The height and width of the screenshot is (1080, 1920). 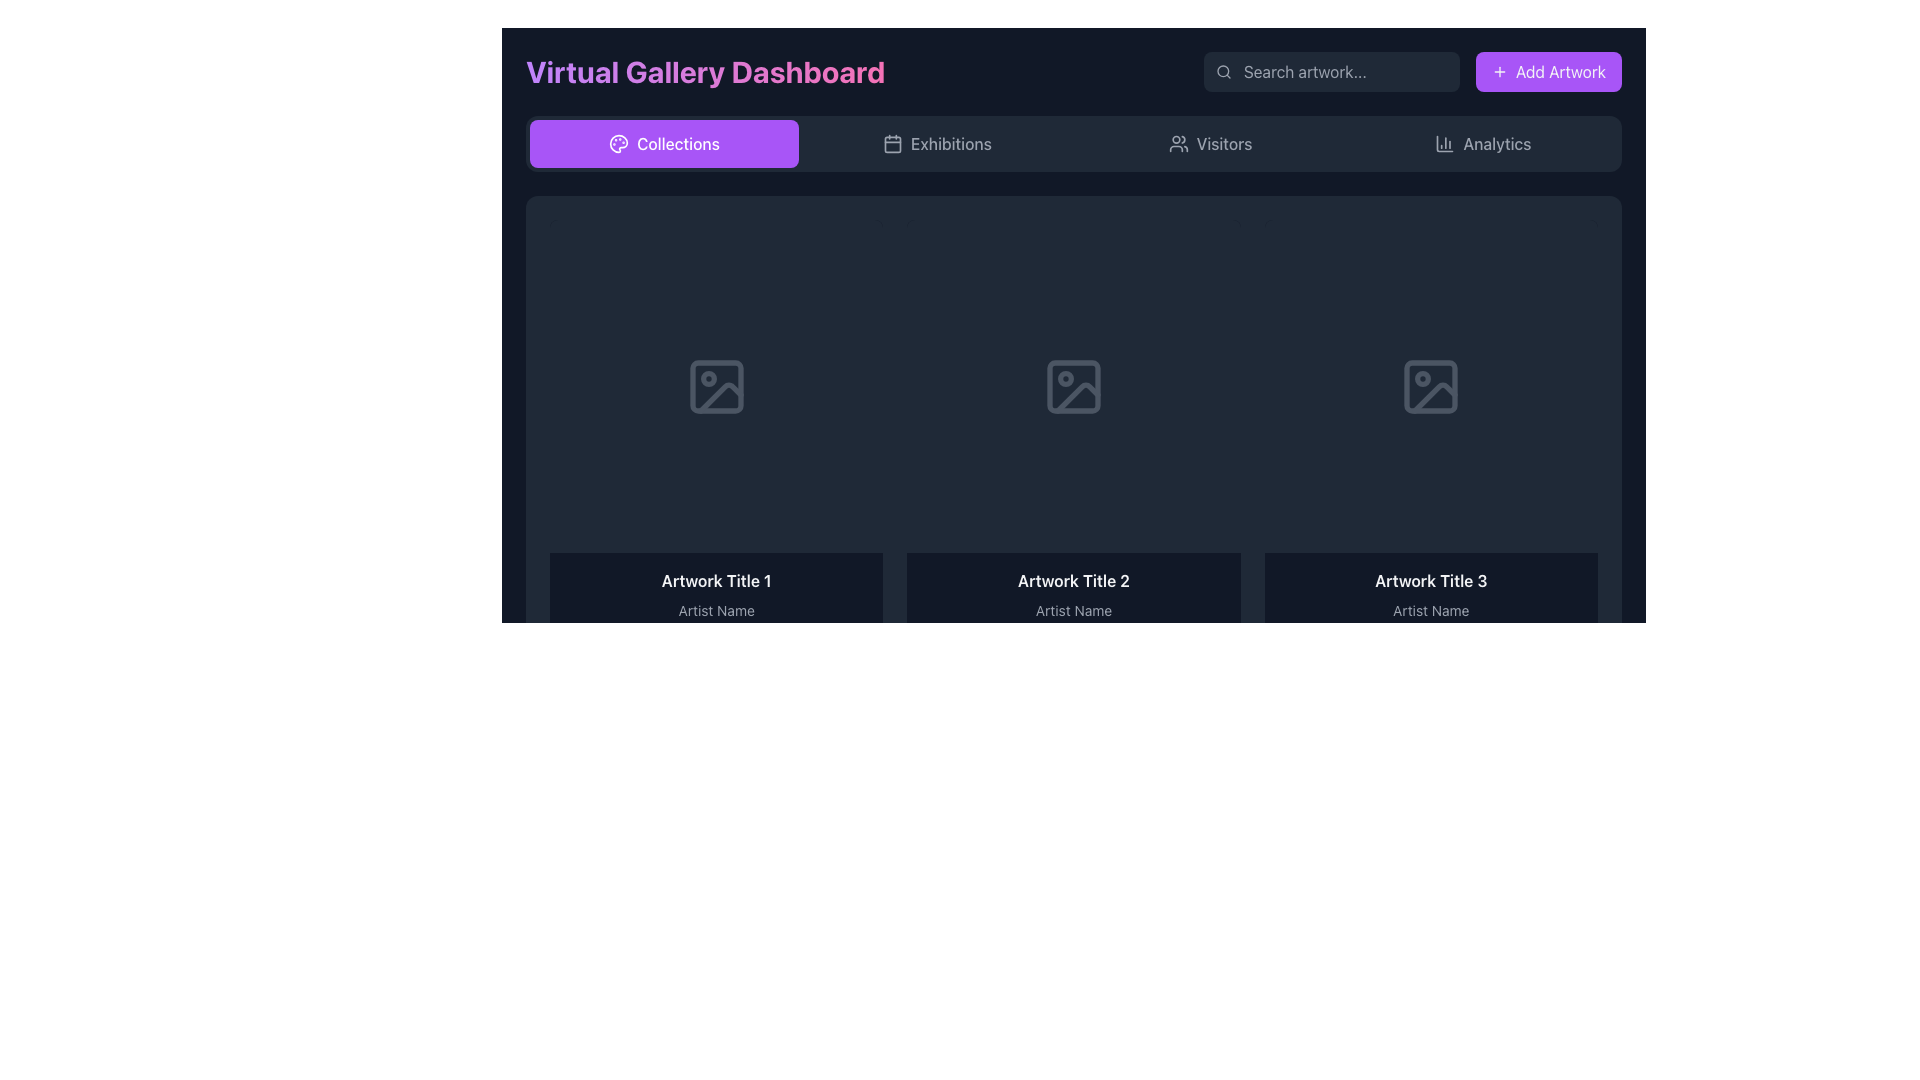 I want to click on displayed text label that identifies the artist of the artwork located below 'Artwork Title 3' in the bottom section of the artwork card, so click(x=1430, y=610).